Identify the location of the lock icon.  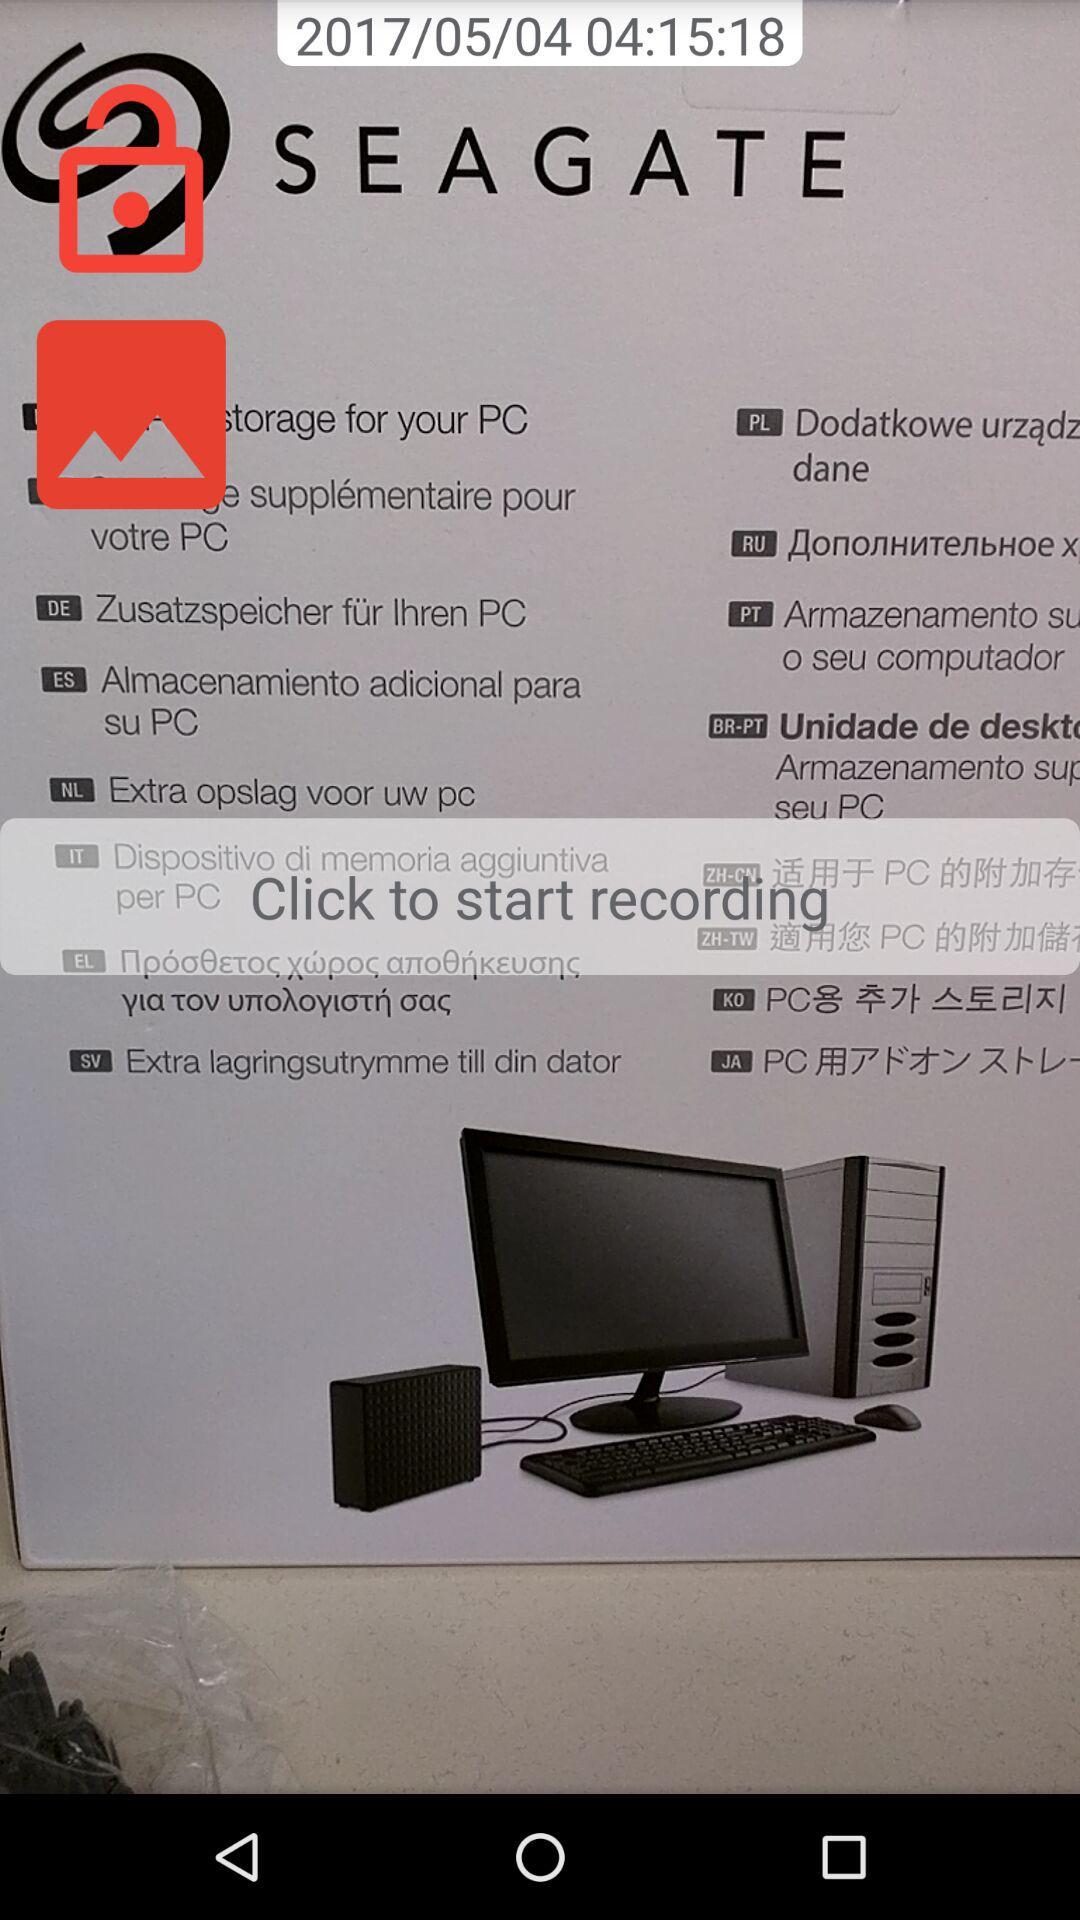
(131, 191).